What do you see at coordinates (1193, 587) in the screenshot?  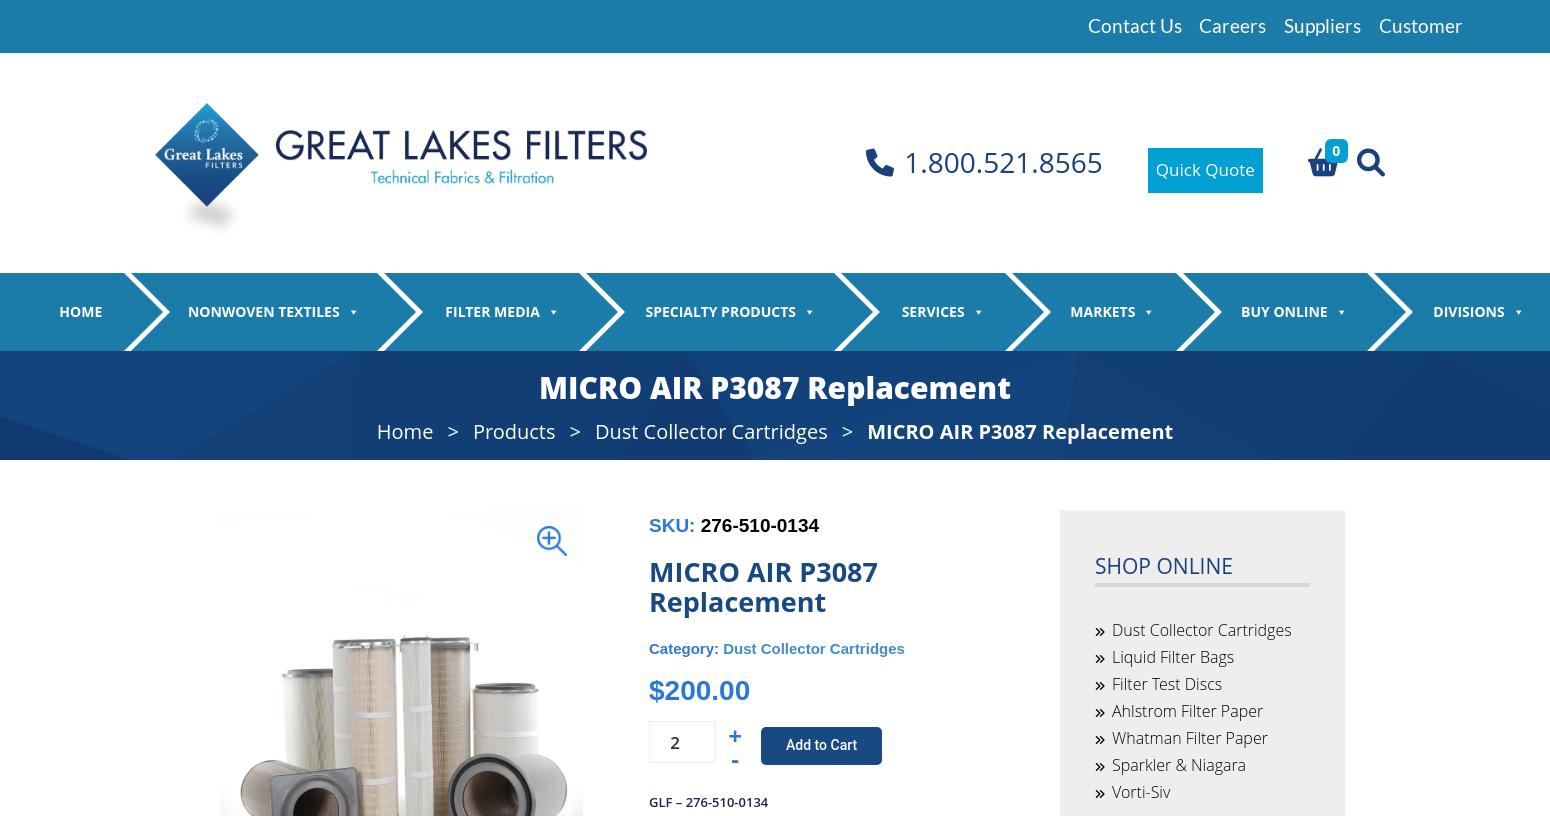 I see `'Sparkler & Niagara'` at bounding box center [1193, 587].